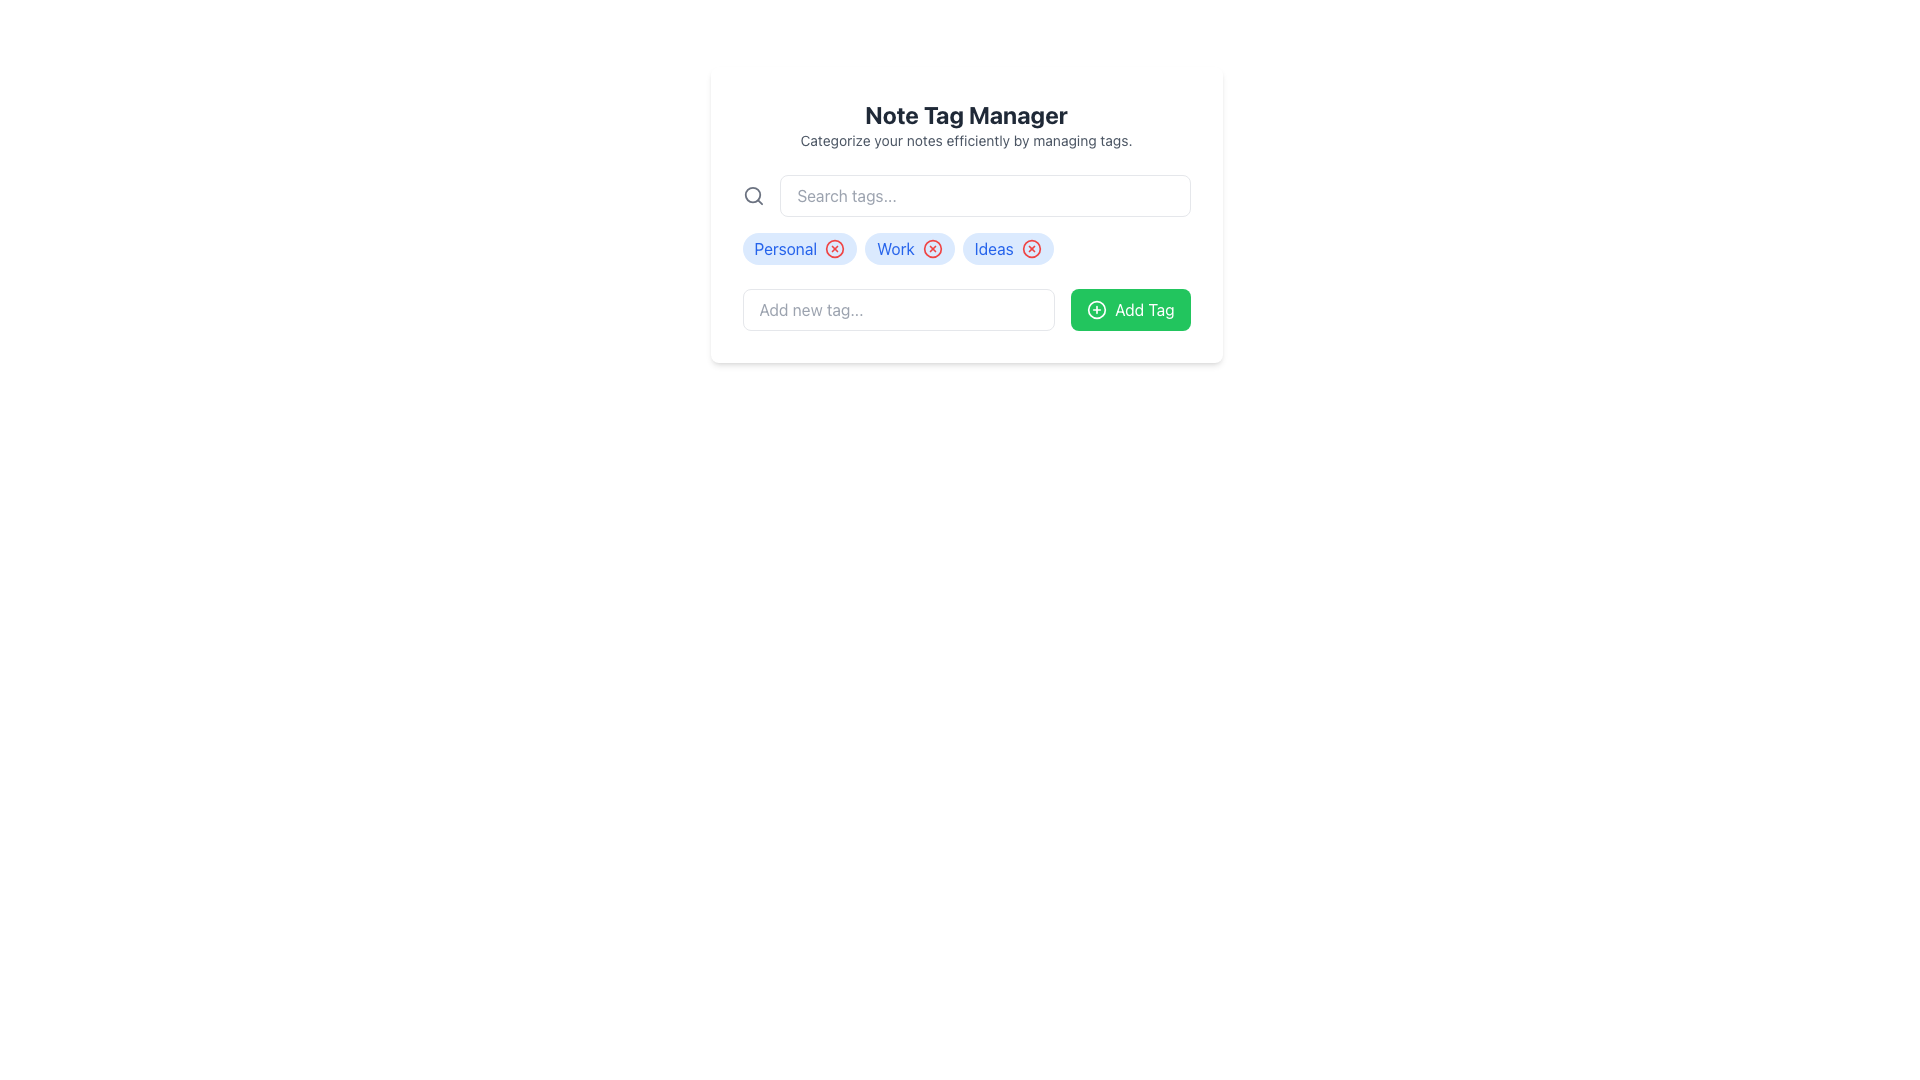  What do you see at coordinates (931, 248) in the screenshot?
I see `the interactive icon button that removes the 'Work' tag to possibly show a tooltip` at bounding box center [931, 248].